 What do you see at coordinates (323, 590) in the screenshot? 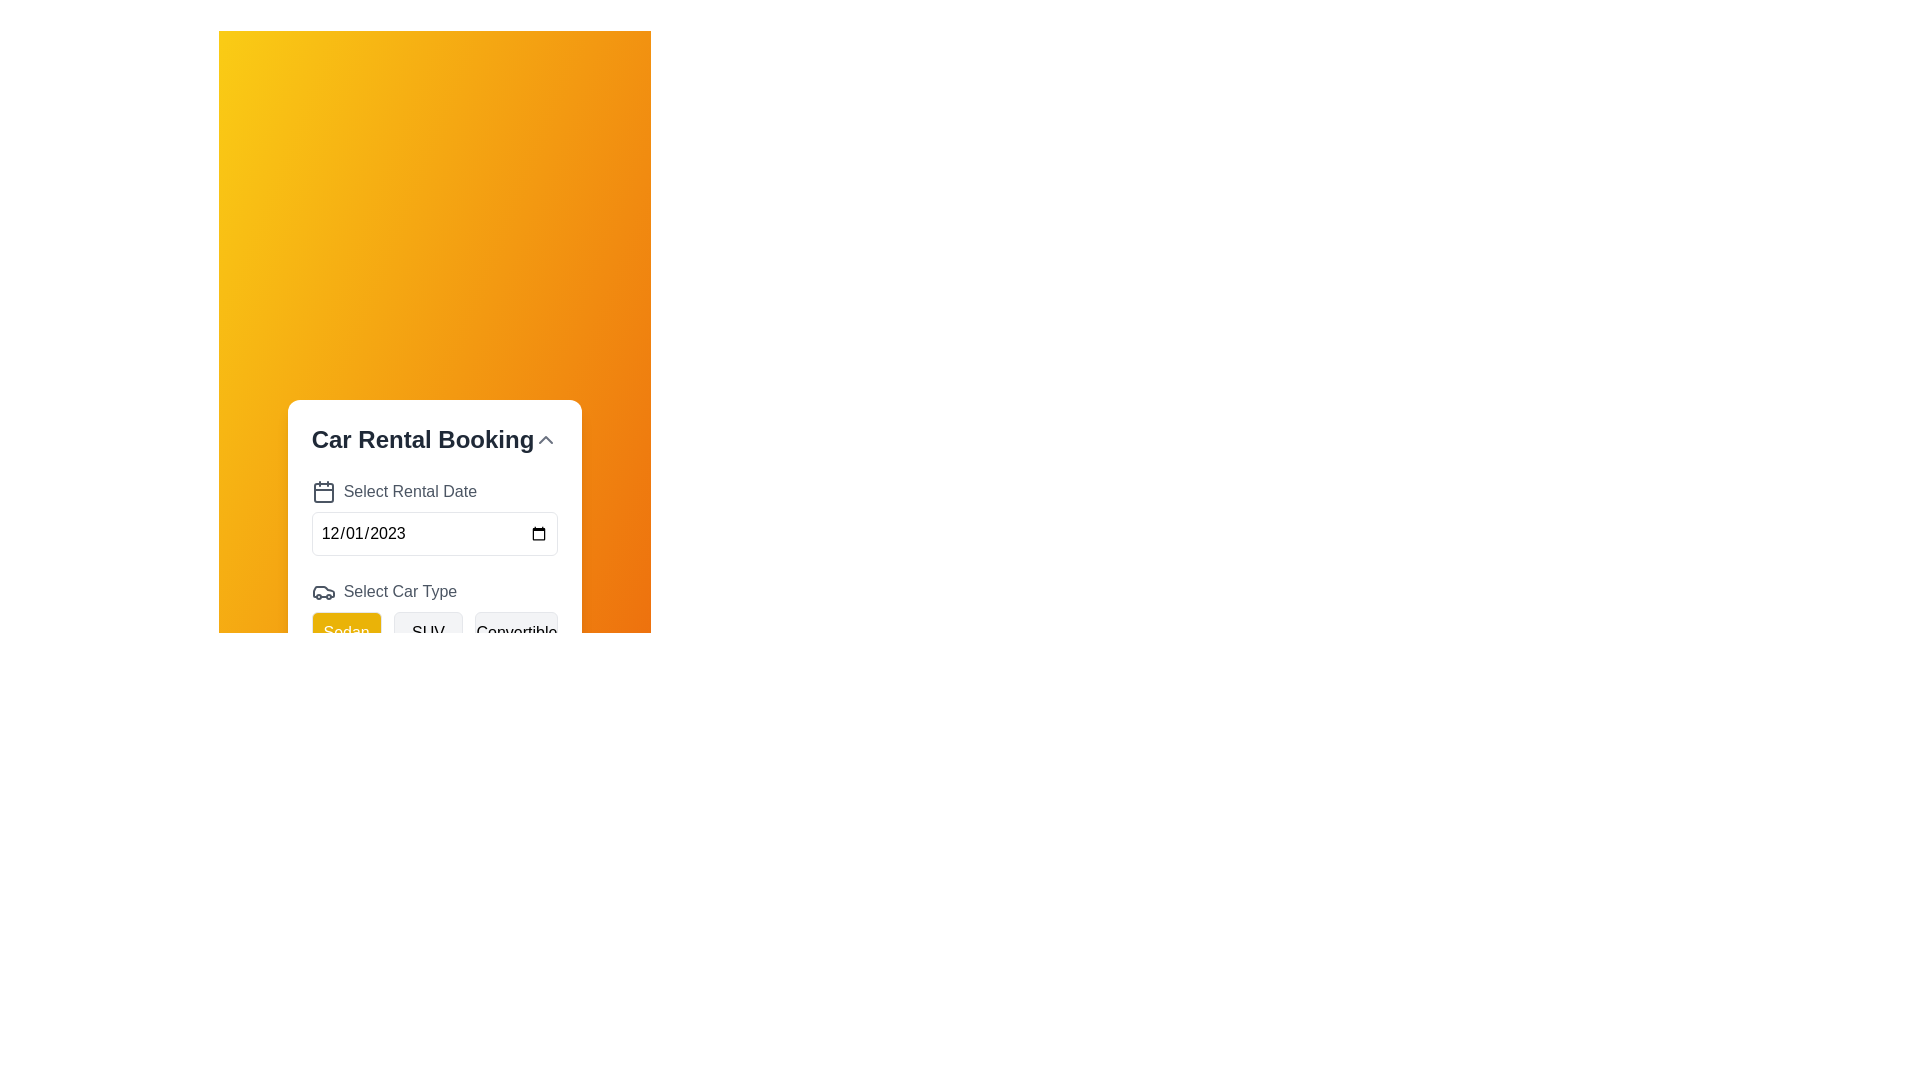
I see `the car icon` at bounding box center [323, 590].